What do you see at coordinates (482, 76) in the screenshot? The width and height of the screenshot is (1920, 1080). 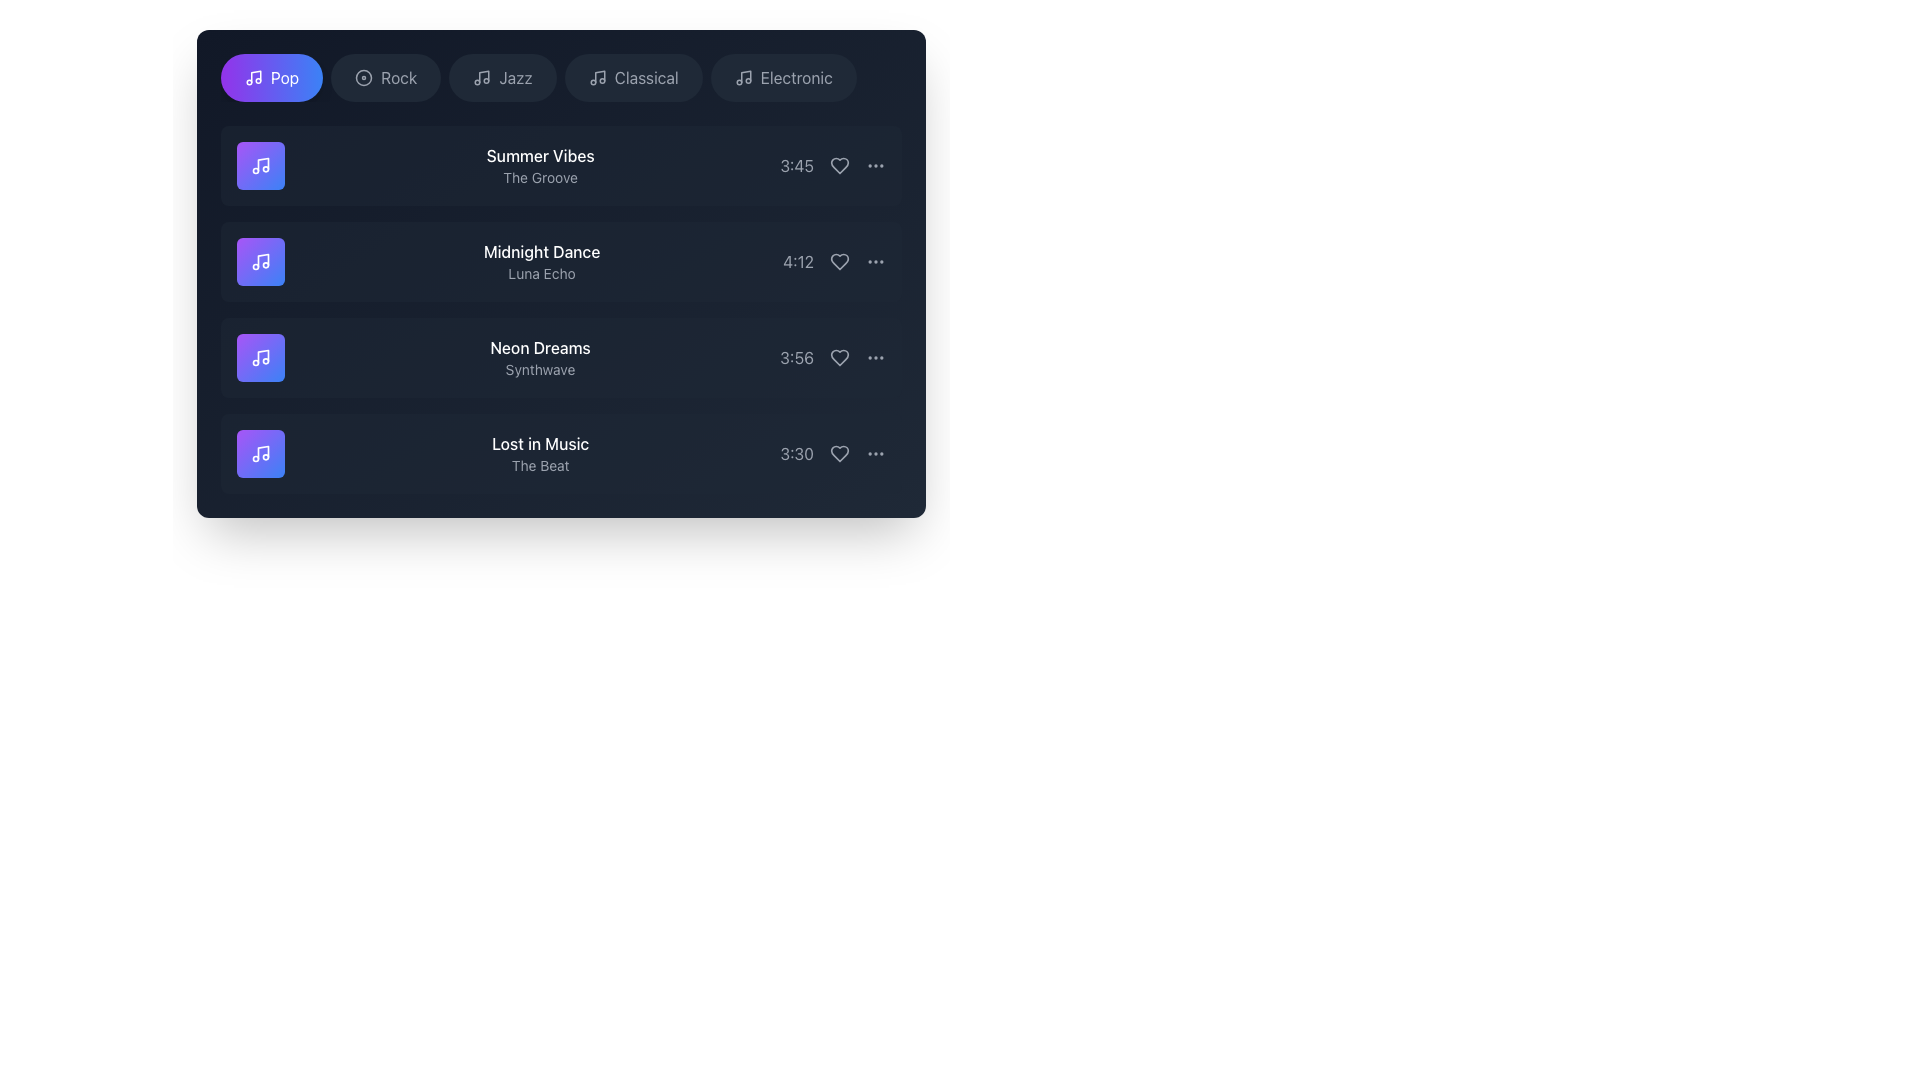 I see `the musical note icon located within the 'Jazz' button in the horizontal navigation bar, which is the third button from the left` at bounding box center [482, 76].